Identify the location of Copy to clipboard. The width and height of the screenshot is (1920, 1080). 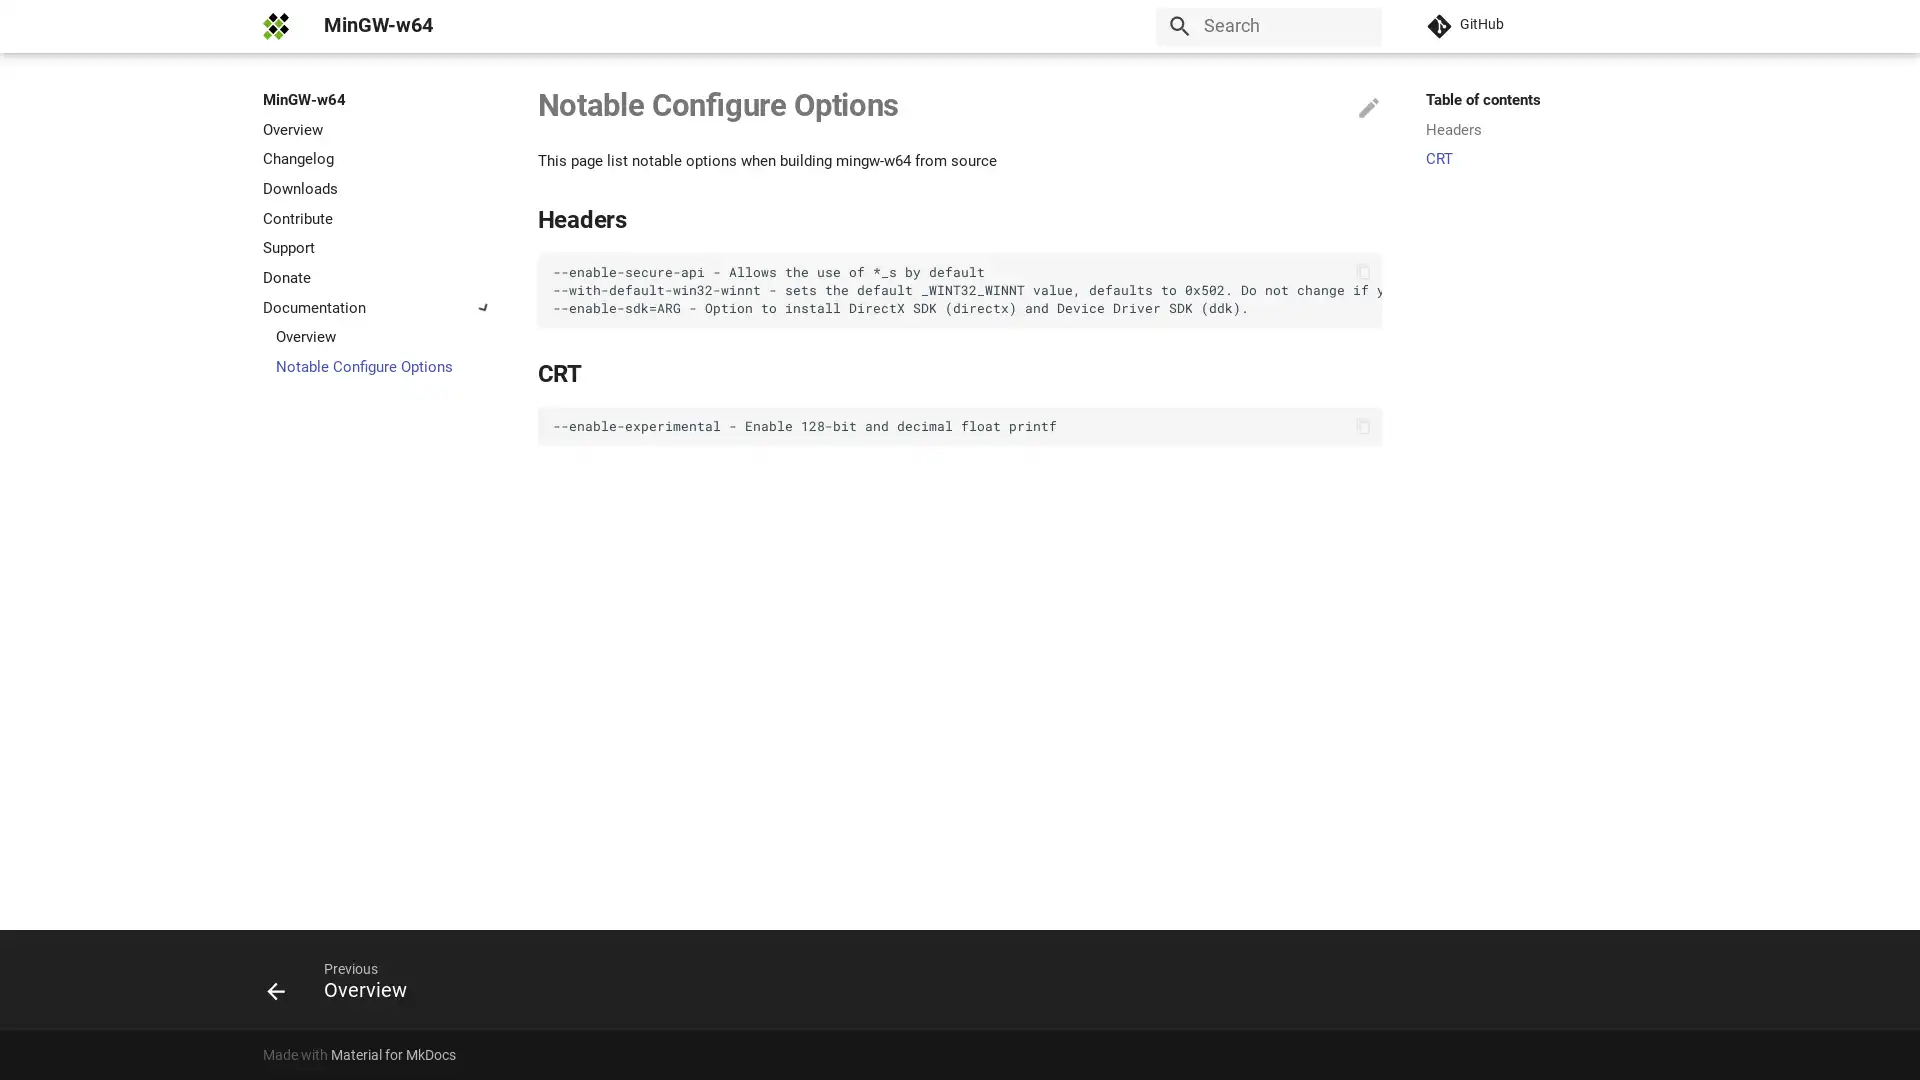
(1361, 271).